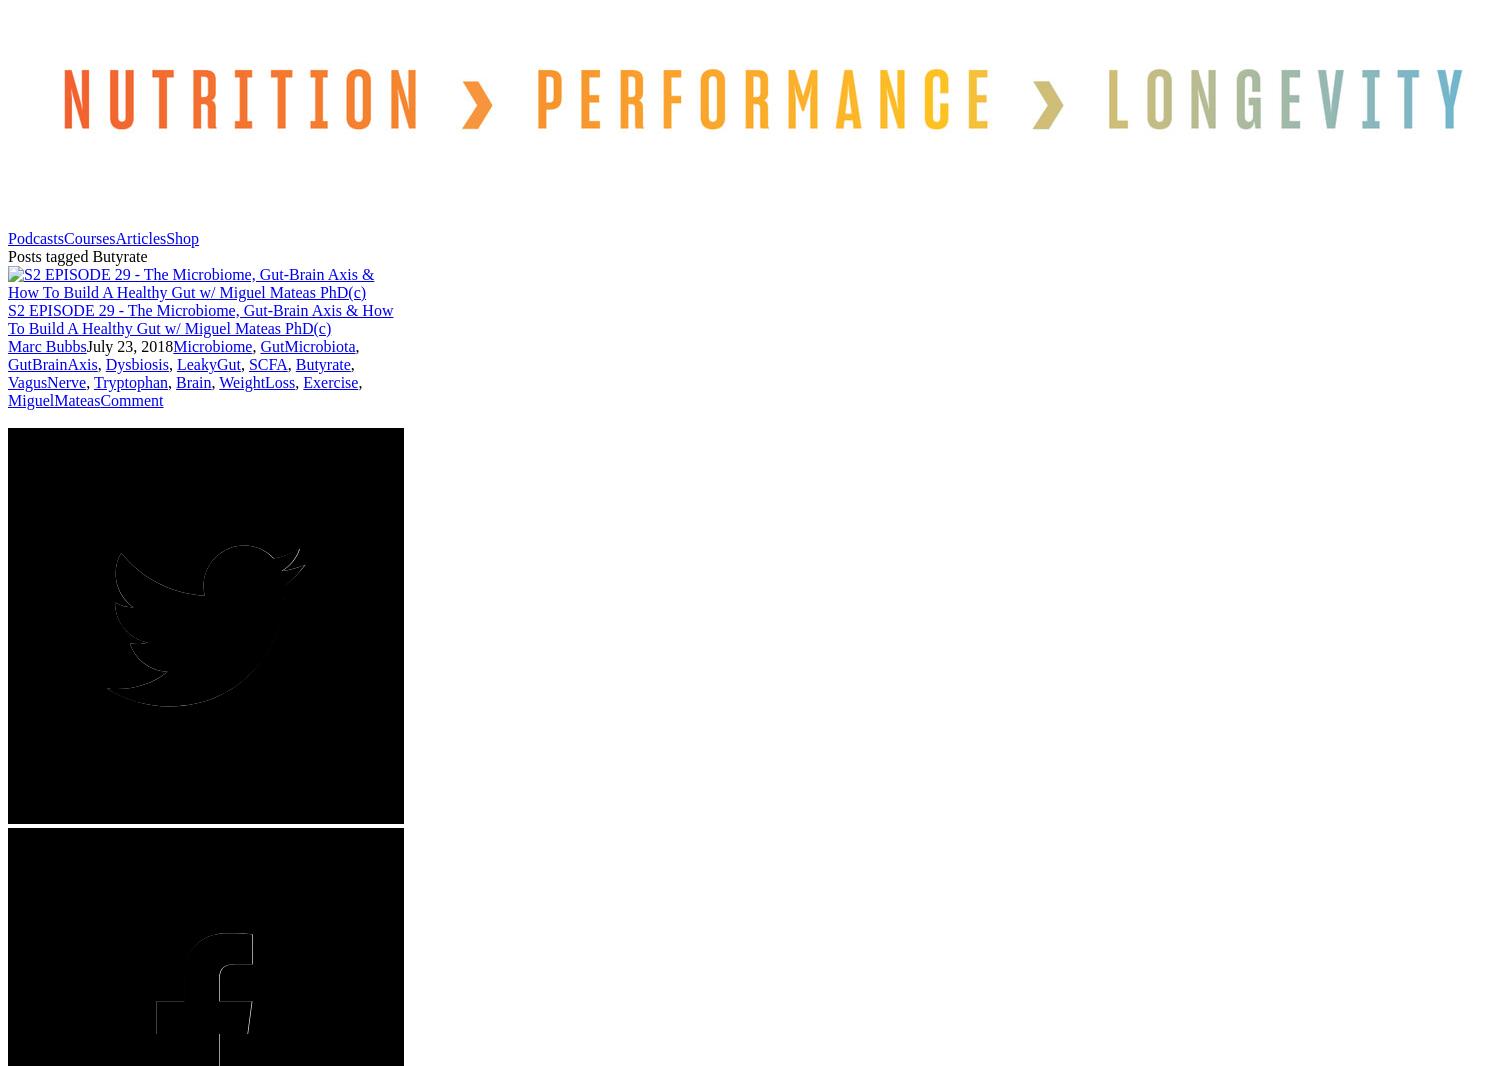 The height and width of the screenshot is (1066, 1508). What do you see at coordinates (130, 381) in the screenshot?
I see `'Tryptophan'` at bounding box center [130, 381].